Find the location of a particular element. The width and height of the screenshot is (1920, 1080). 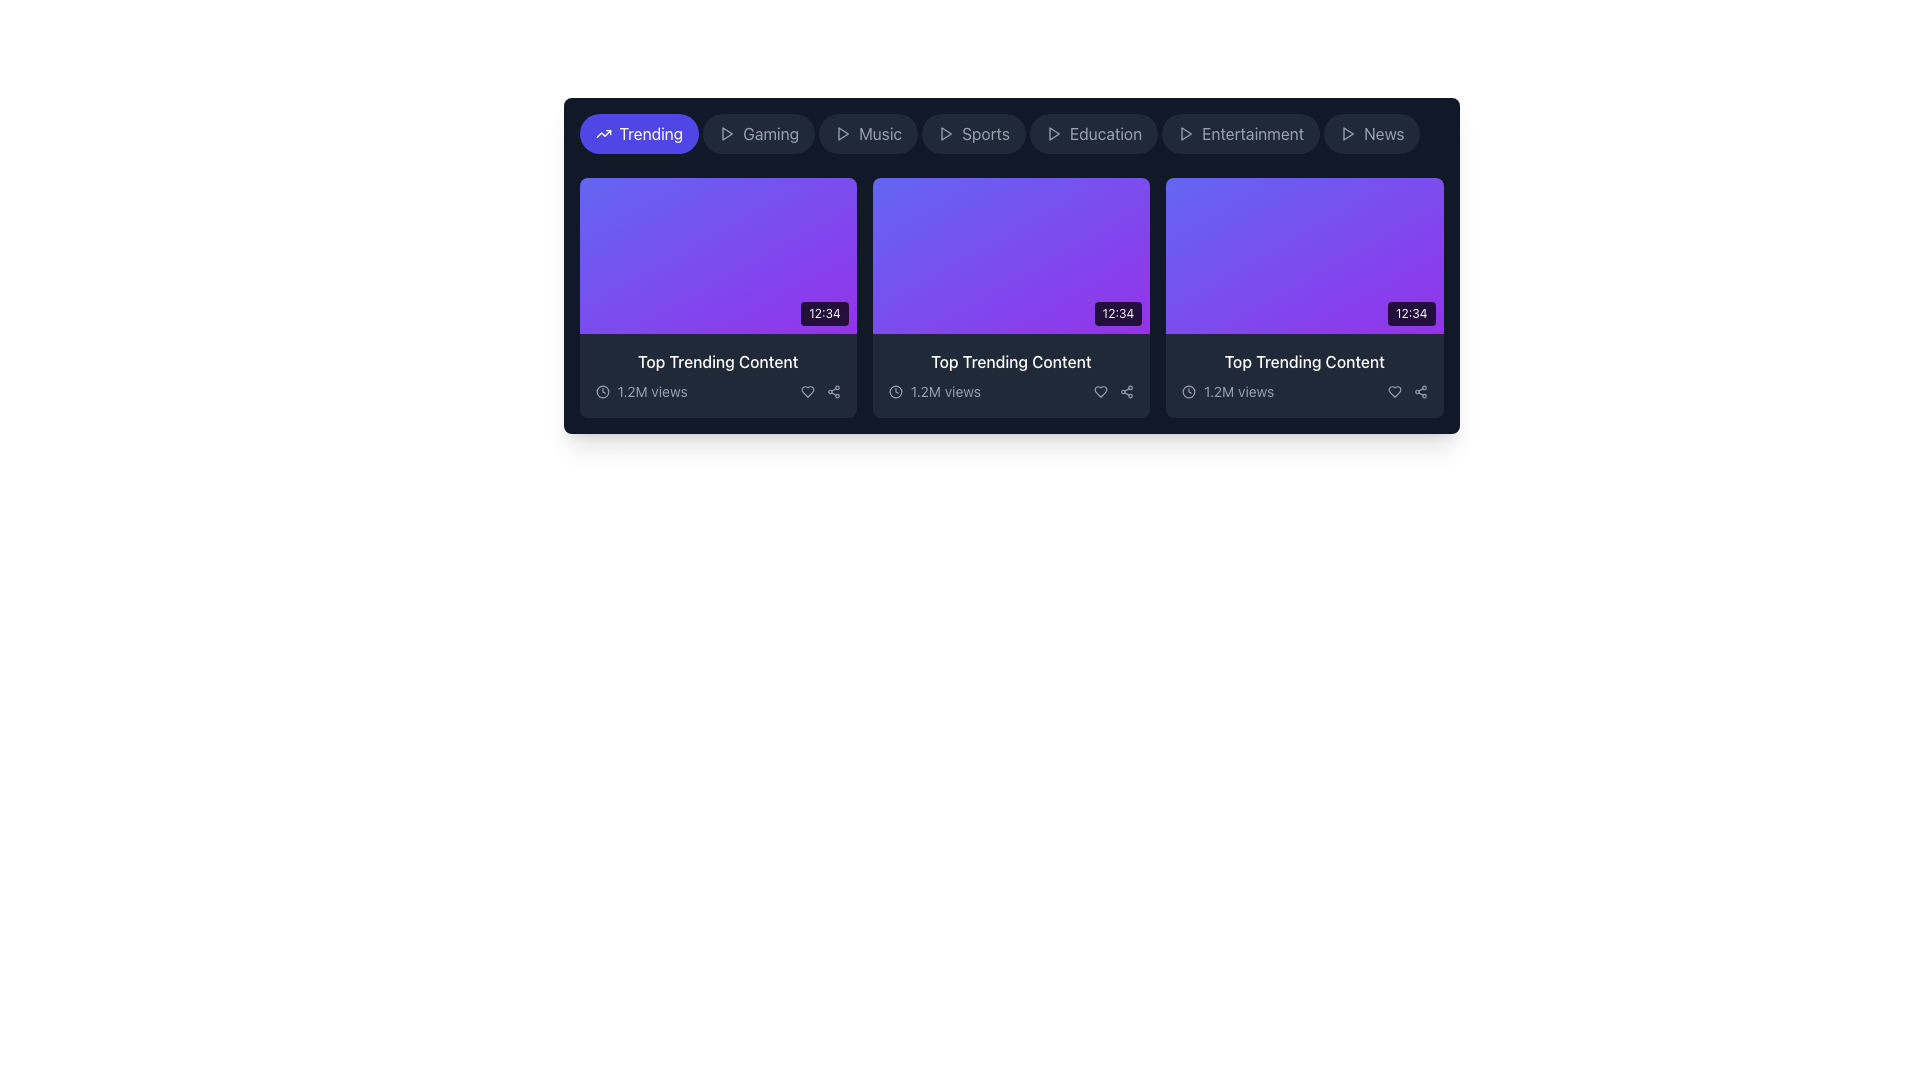

the Thumbnail preview element displaying the duration '12:34' is located at coordinates (718, 254).